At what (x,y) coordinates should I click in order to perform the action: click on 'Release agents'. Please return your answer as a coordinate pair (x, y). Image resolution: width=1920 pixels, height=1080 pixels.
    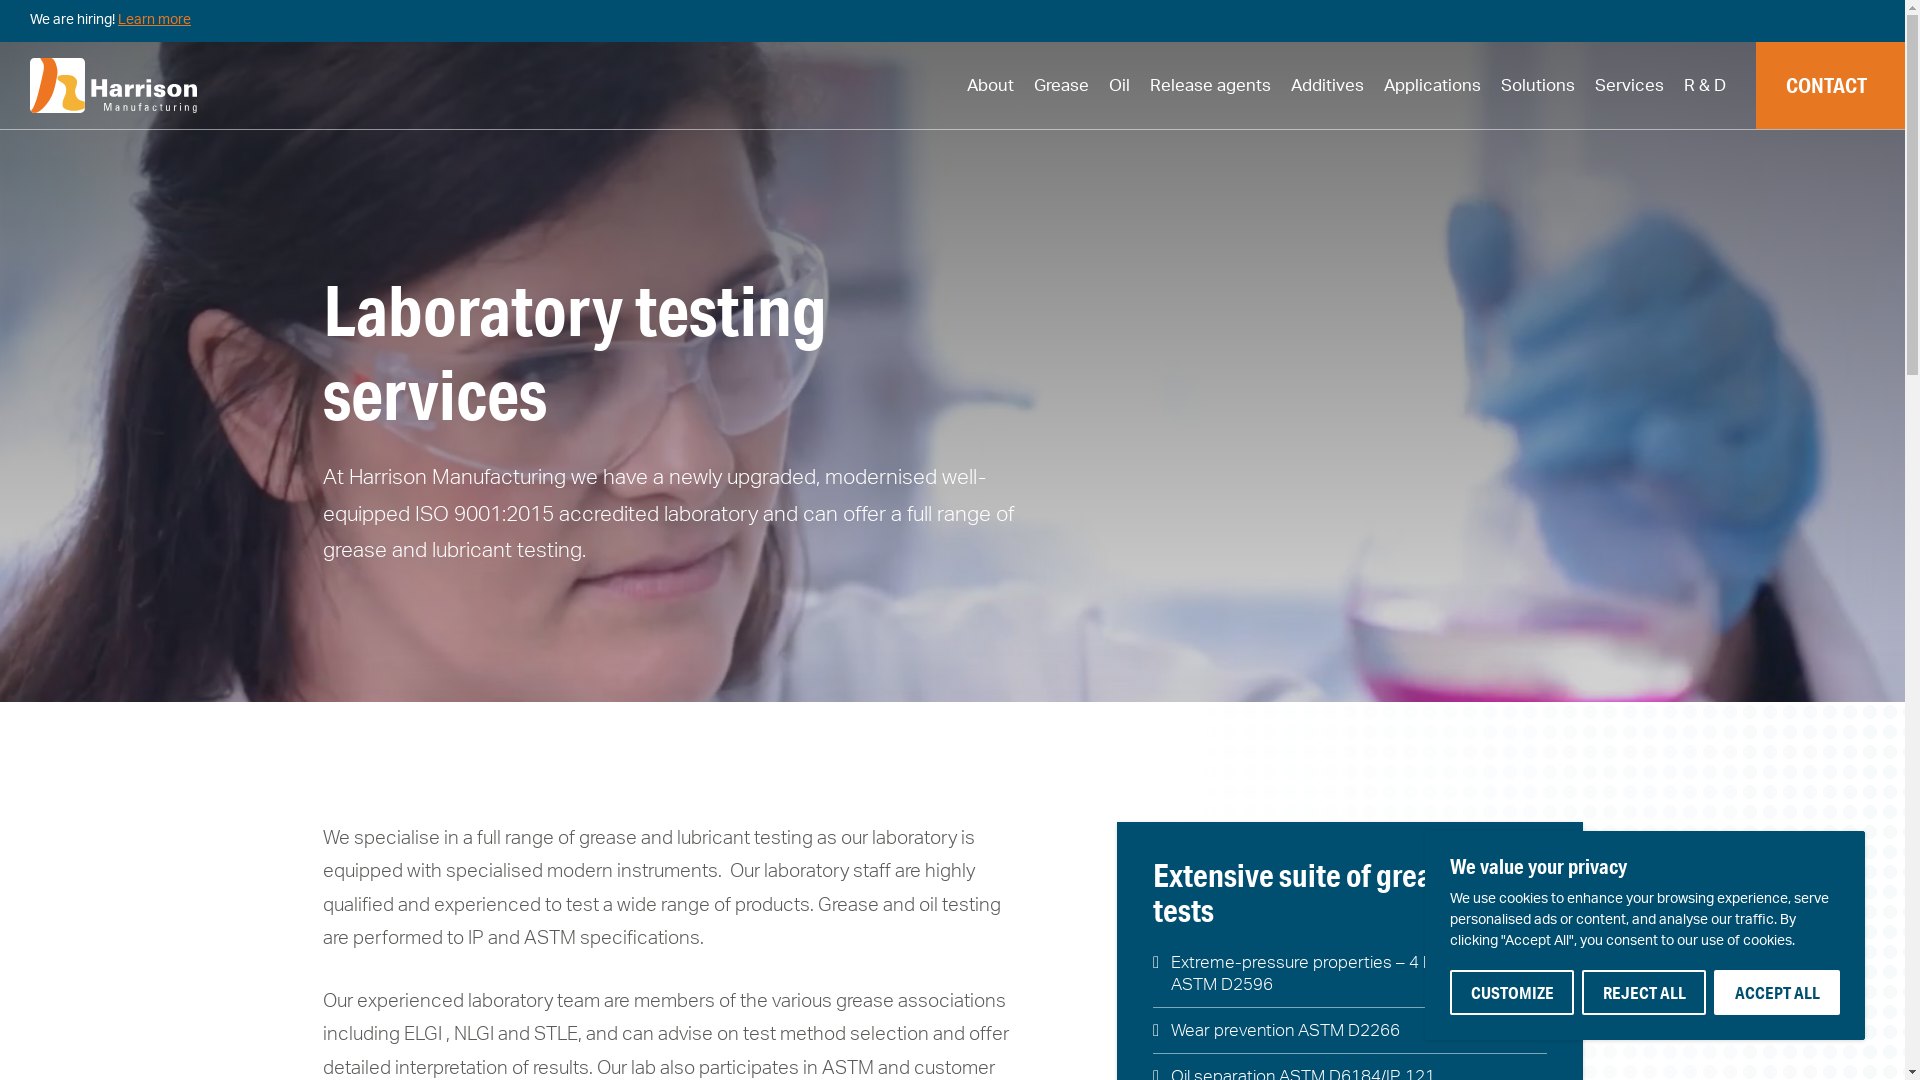
    Looking at the image, I should click on (1209, 84).